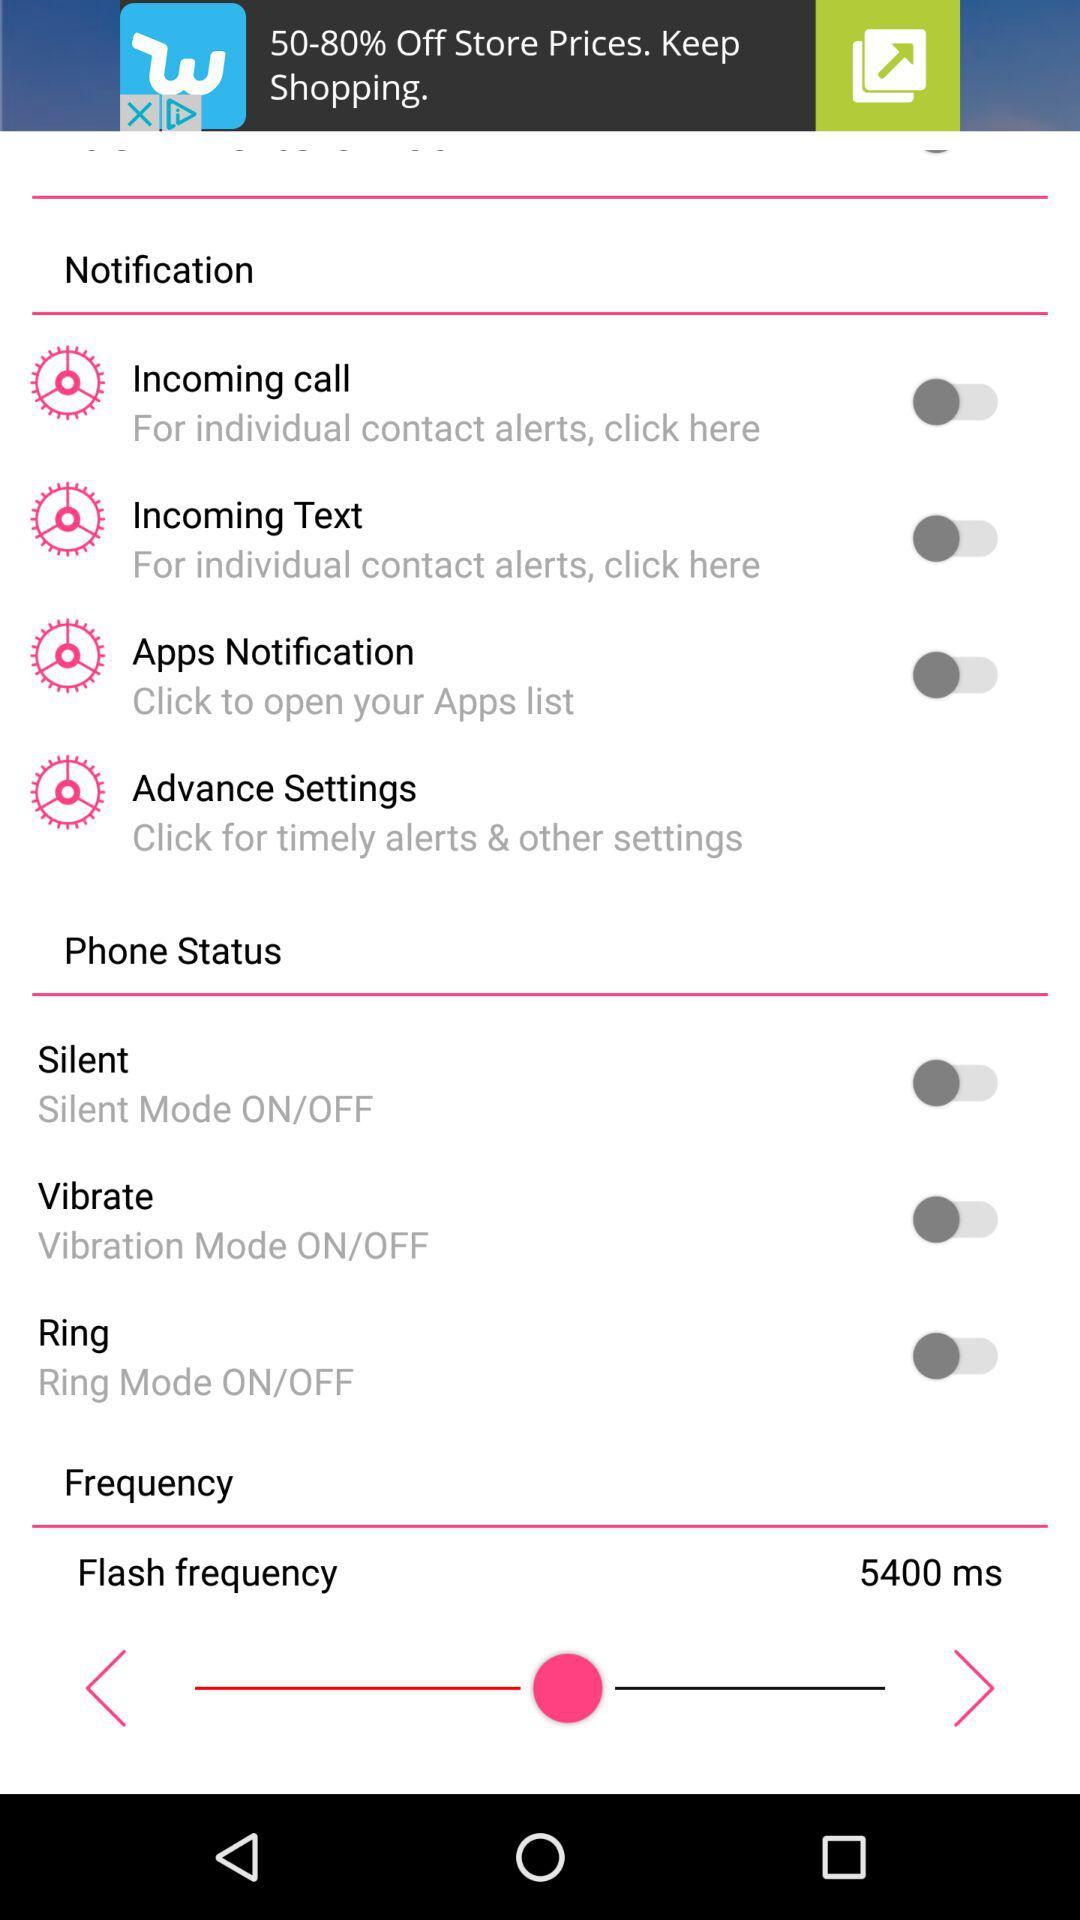 The image size is (1080, 1920). Describe the element at coordinates (64, 517) in the screenshot. I see `the settings icon` at that location.